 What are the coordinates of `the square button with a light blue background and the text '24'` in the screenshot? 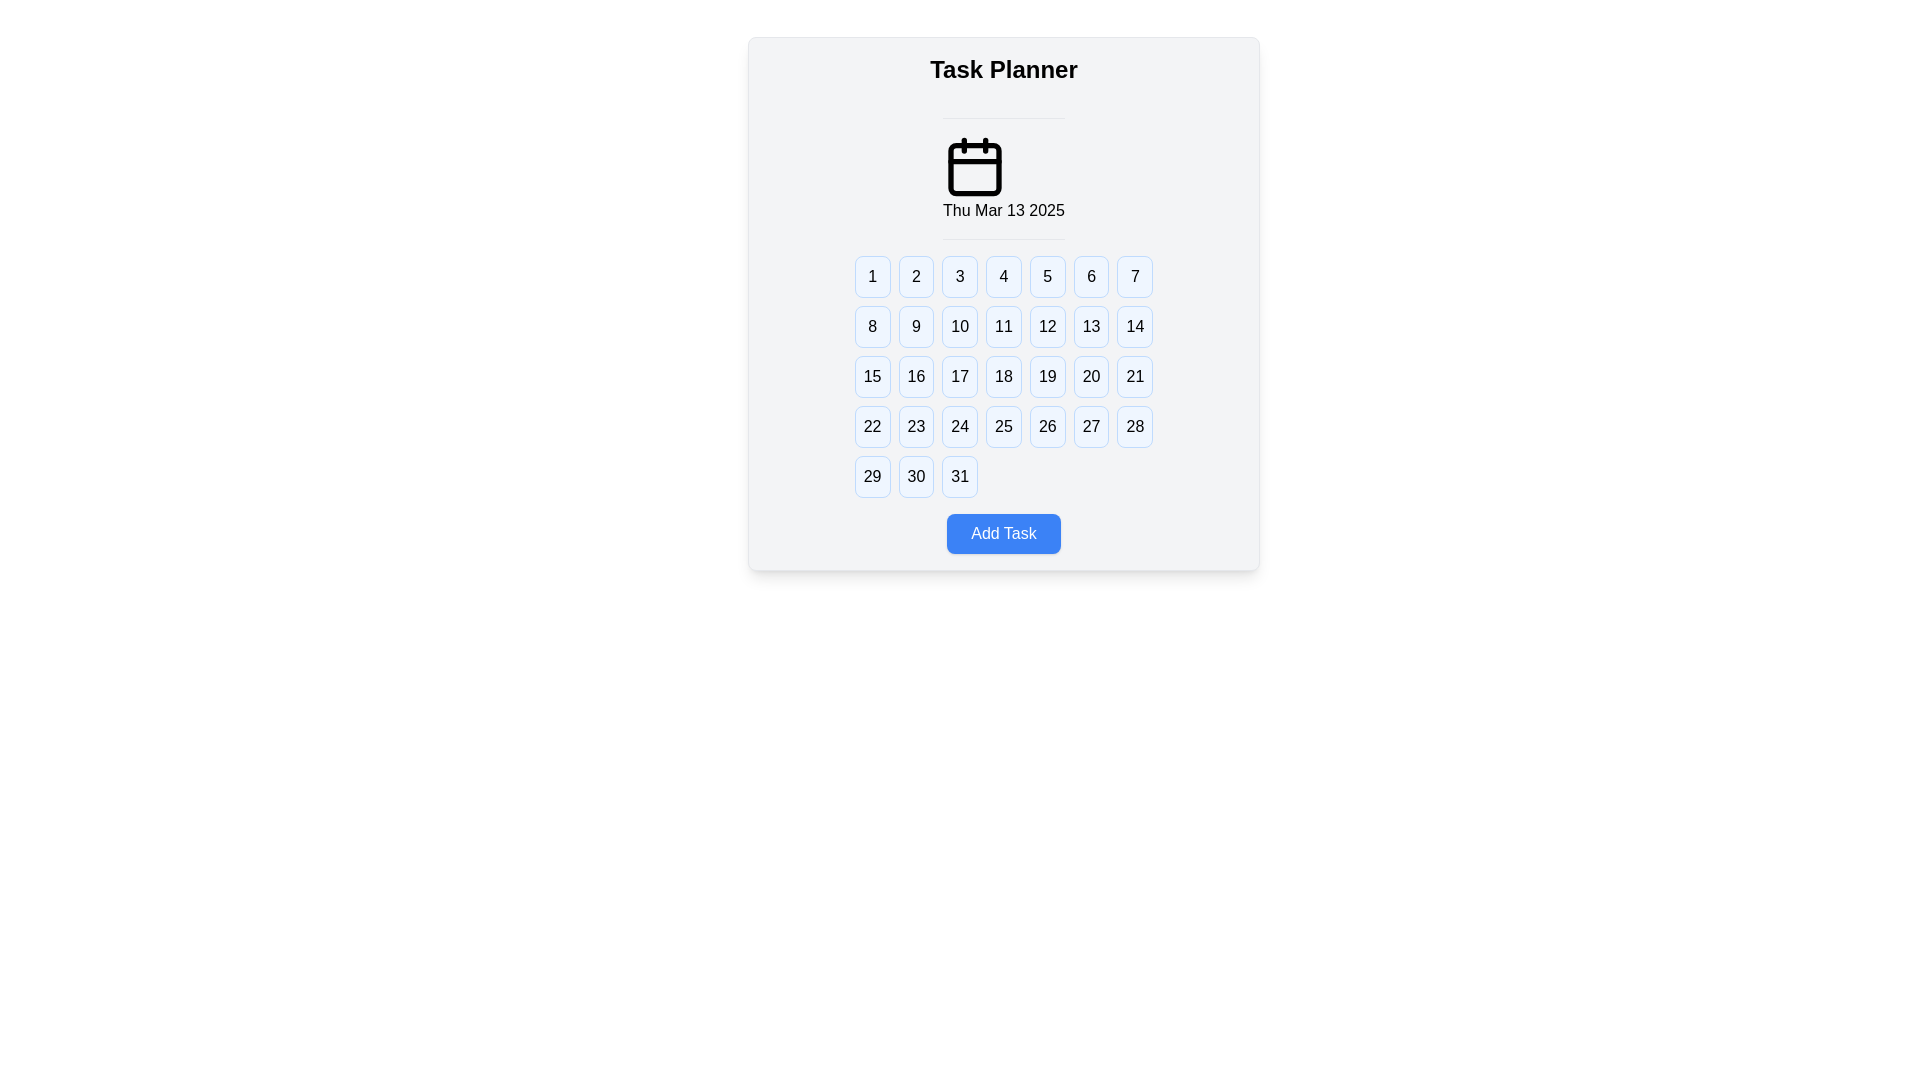 It's located at (960, 426).